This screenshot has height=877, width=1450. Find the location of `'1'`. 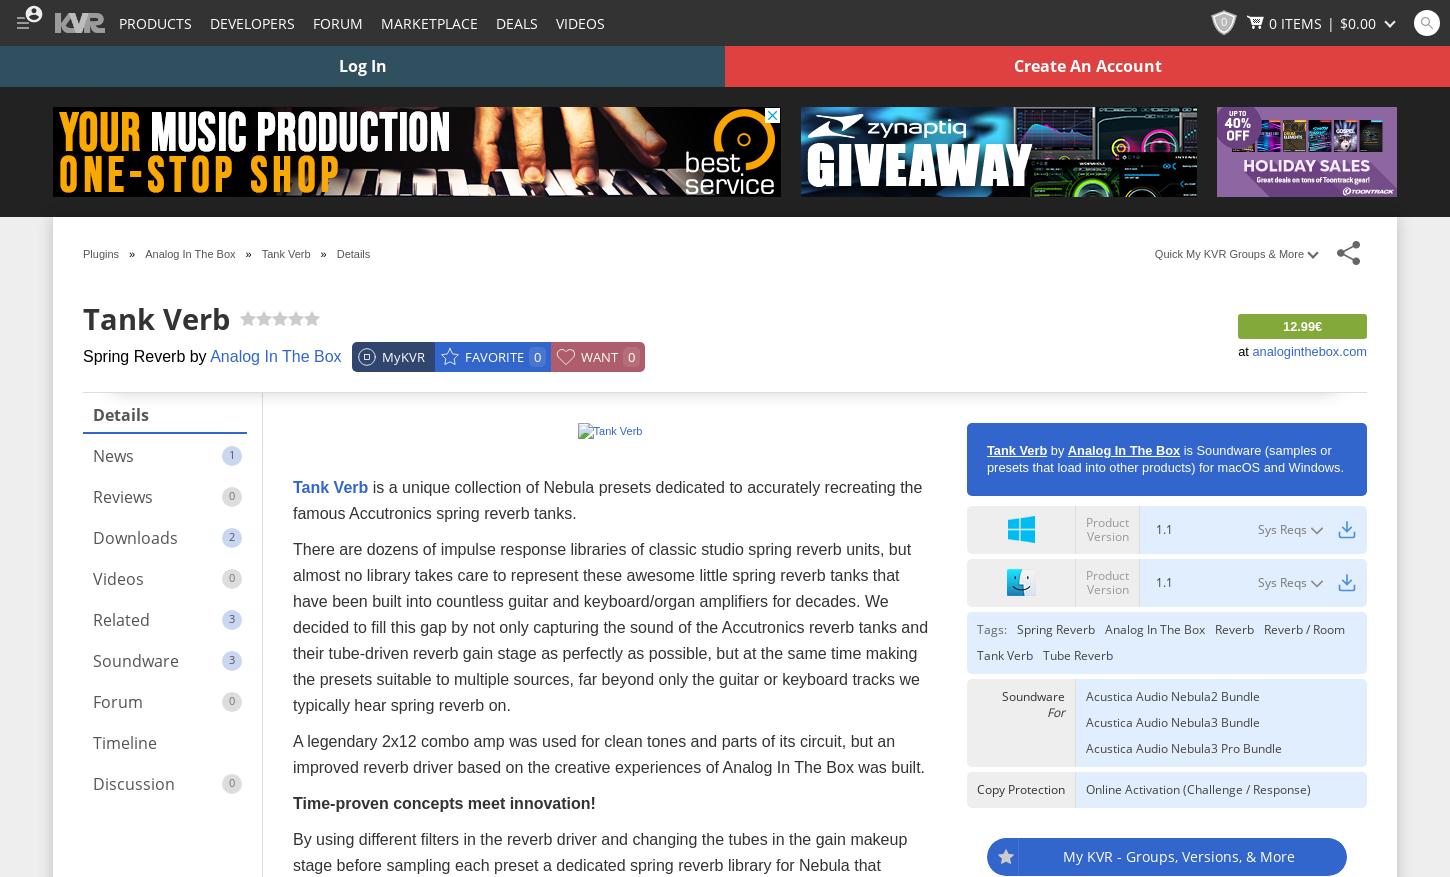

'1' is located at coordinates (230, 454).